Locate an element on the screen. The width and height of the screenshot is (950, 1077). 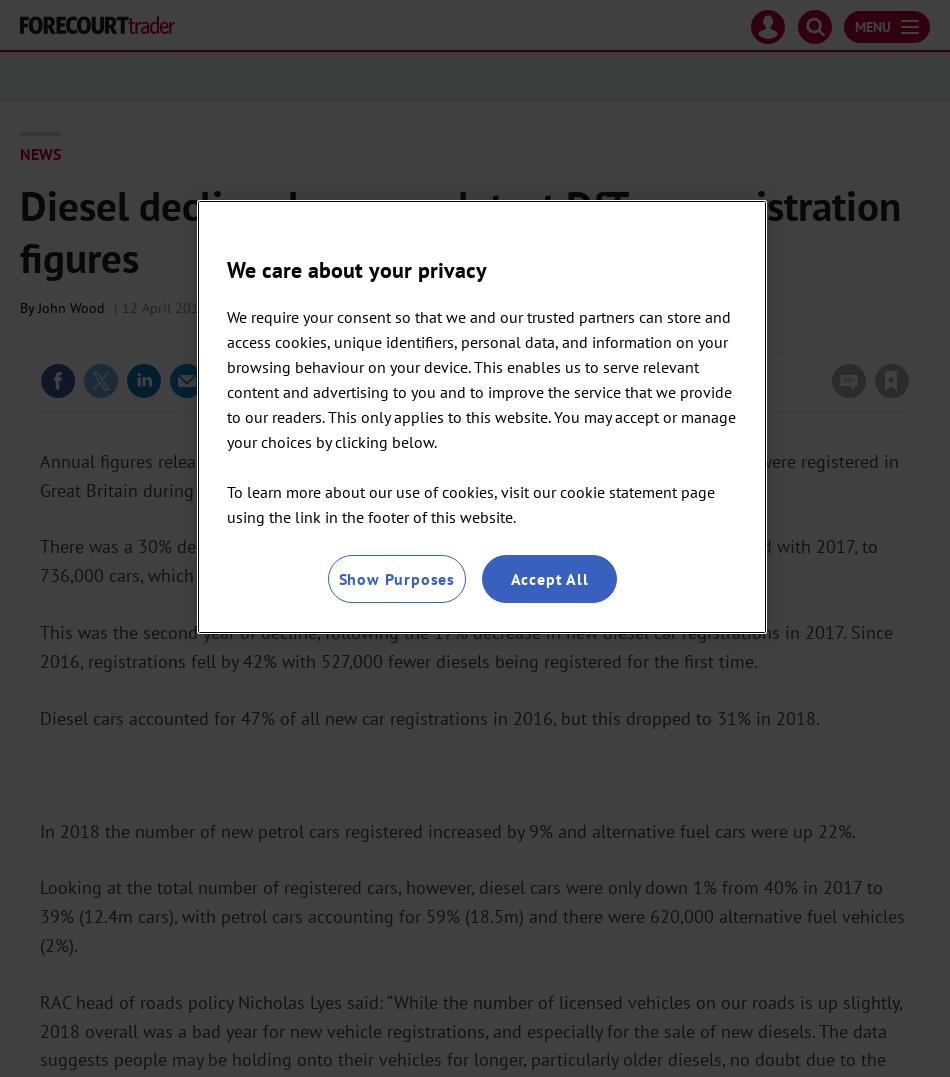
'Please' is located at coordinates (608, 338).